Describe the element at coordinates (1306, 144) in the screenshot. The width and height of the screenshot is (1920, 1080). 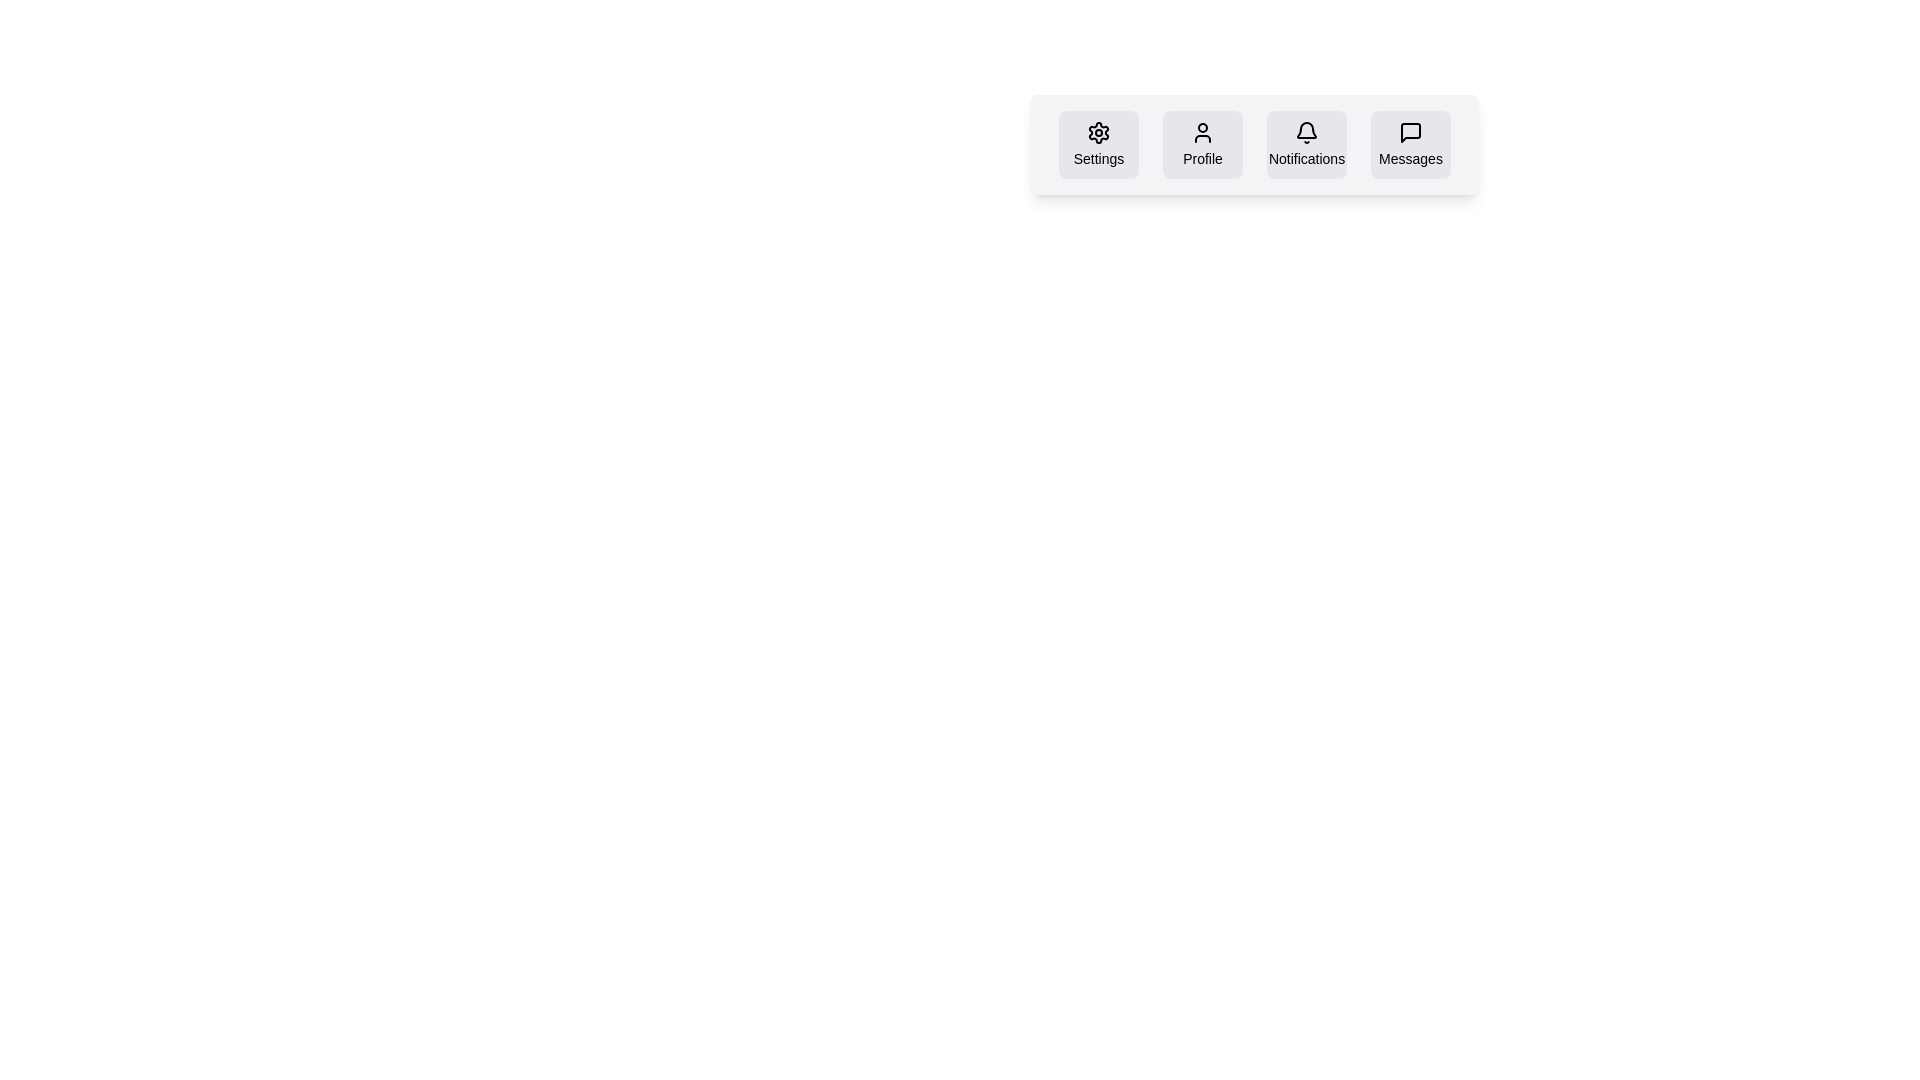
I see `the notifications button located in the horizontal menu bar between the 'Profile' and 'Messages' elements` at that location.